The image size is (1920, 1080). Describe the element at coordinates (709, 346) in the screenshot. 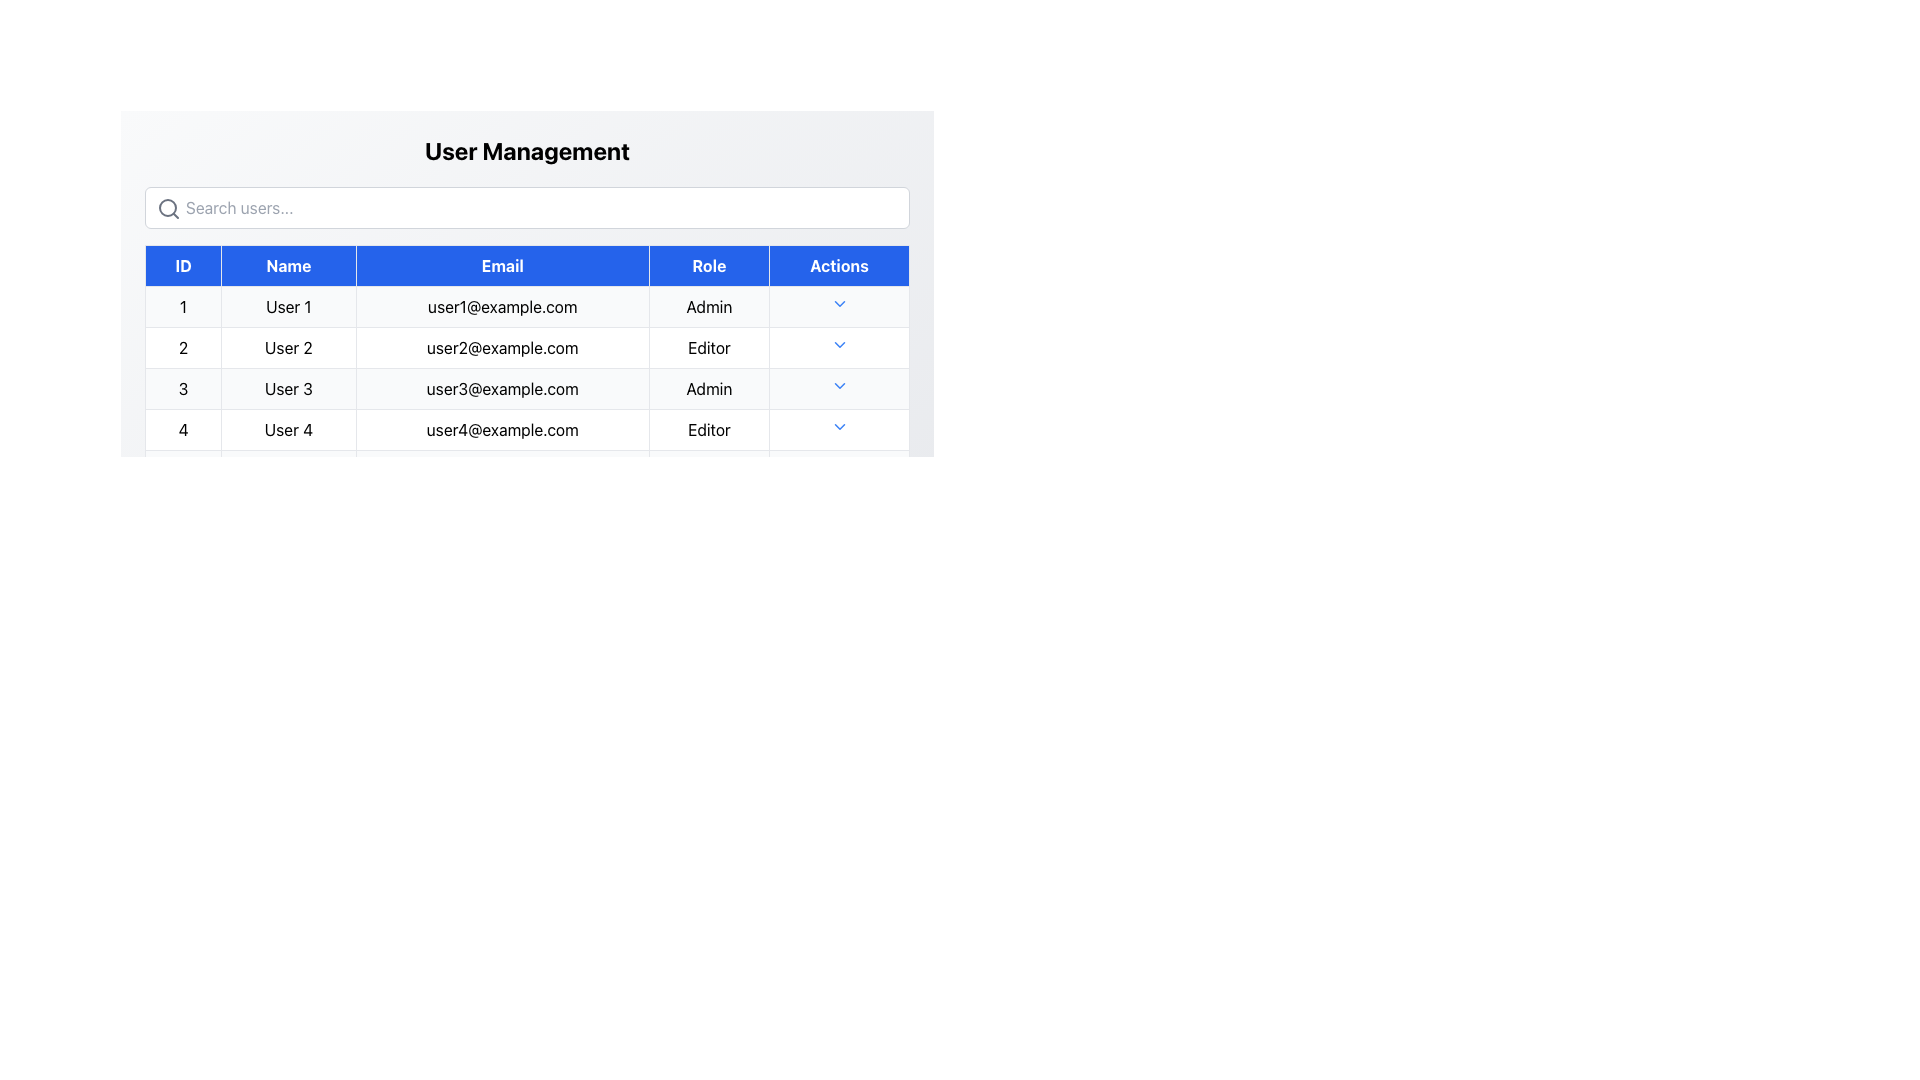

I see `the 'Editor' text label located in the fourth column of the second row under the 'Role' column header` at that location.